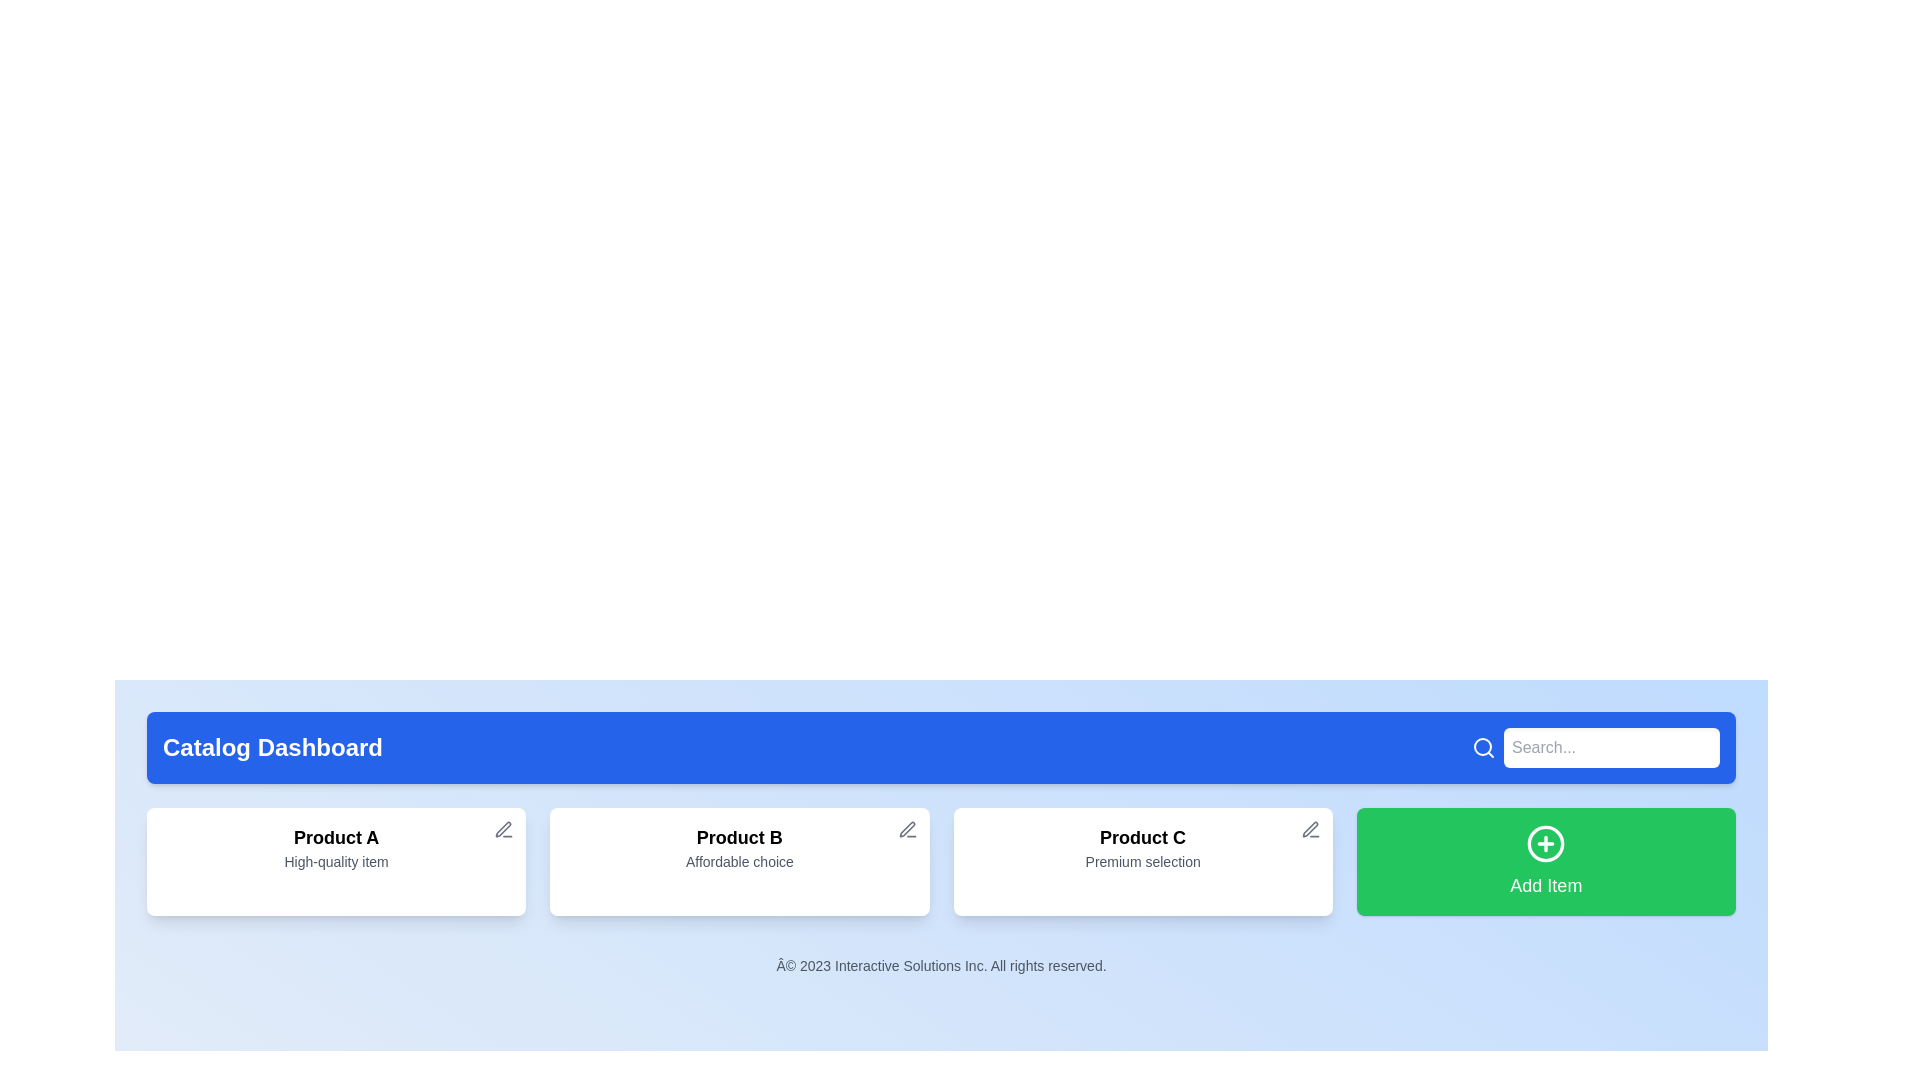 This screenshot has width=1920, height=1080. Describe the element at coordinates (1483, 748) in the screenshot. I see `the search icon button located at the top-right corner of the blue bar, immediately to the left of the 'Search...' text input field` at that location.